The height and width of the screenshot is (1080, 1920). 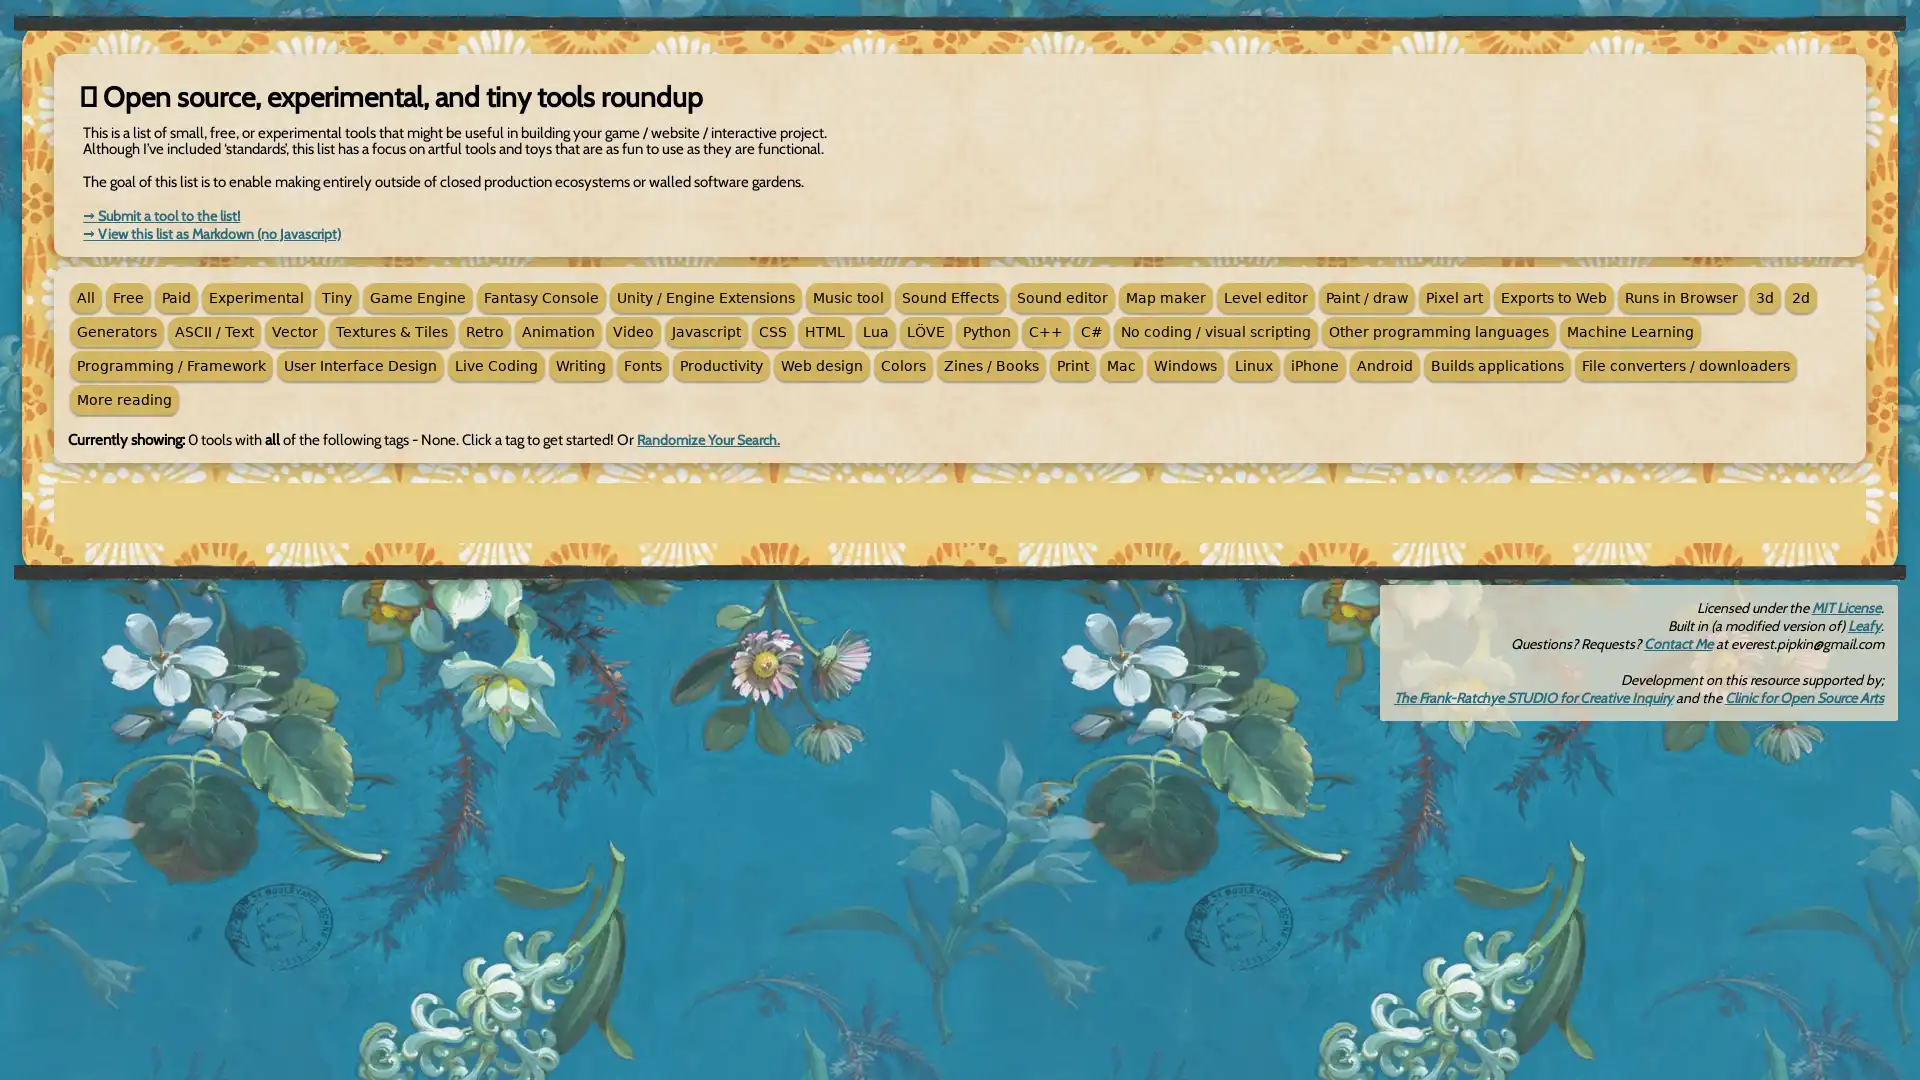 I want to click on Experimental, so click(x=255, y=297).